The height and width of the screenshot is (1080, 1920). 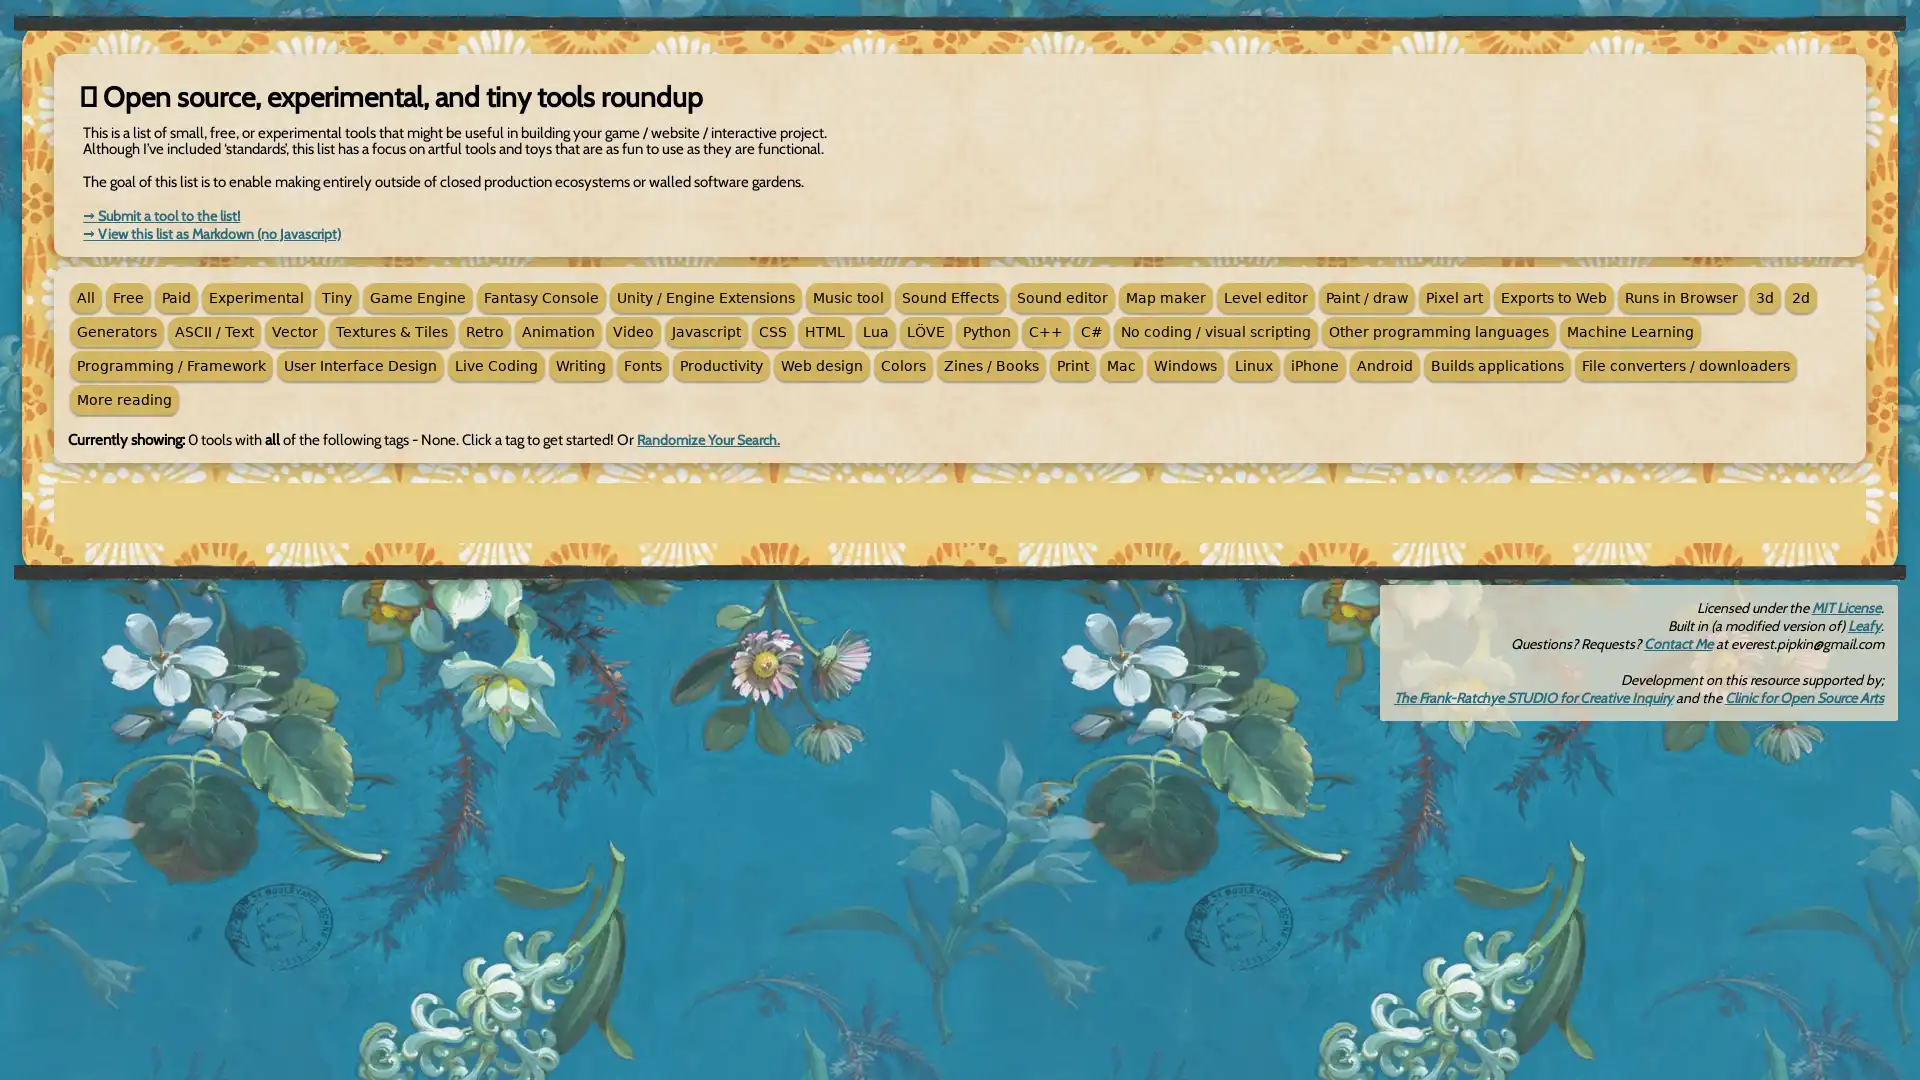 I want to click on Experimental, so click(x=255, y=297).